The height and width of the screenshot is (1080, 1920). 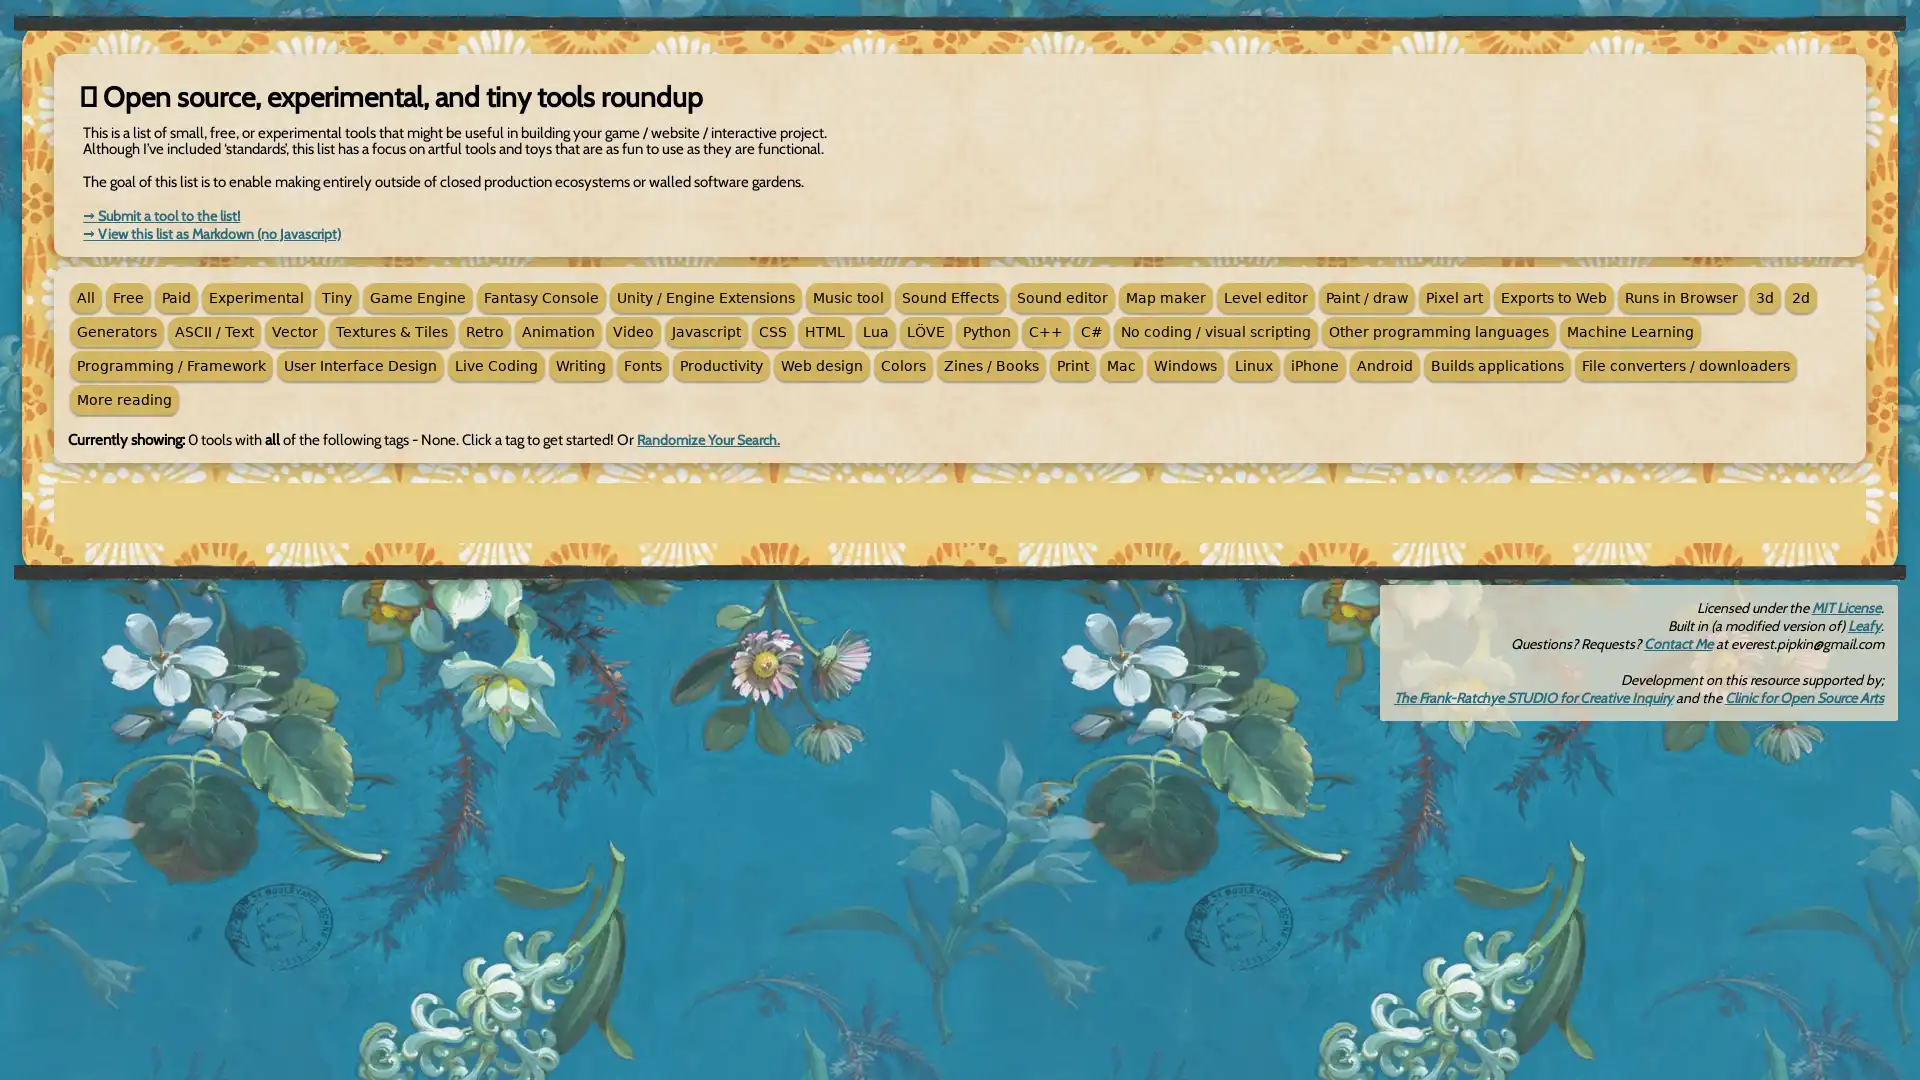 I want to click on Experimental, so click(x=255, y=297).